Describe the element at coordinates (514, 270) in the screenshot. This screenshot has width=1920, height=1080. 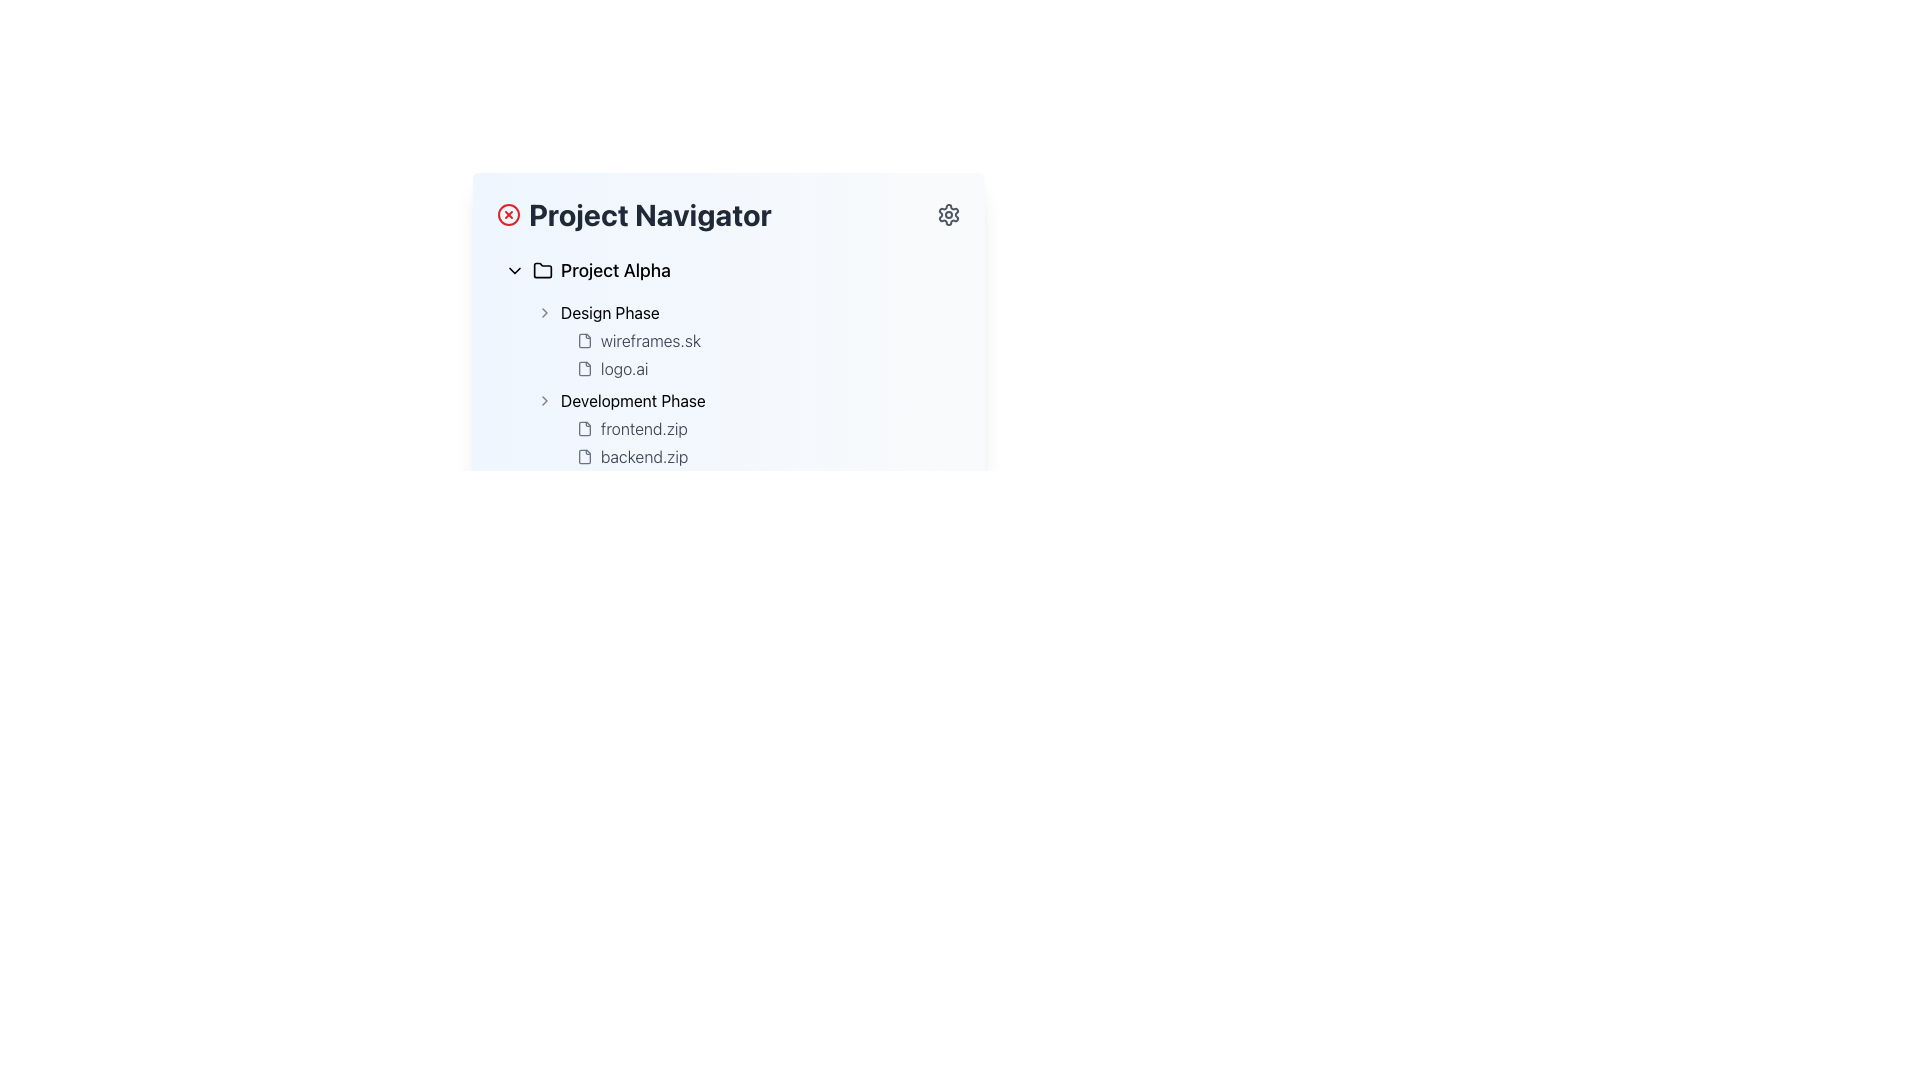
I see `the chevron toggle button located at the top-left of the 'Project Alpha' section` at that location.